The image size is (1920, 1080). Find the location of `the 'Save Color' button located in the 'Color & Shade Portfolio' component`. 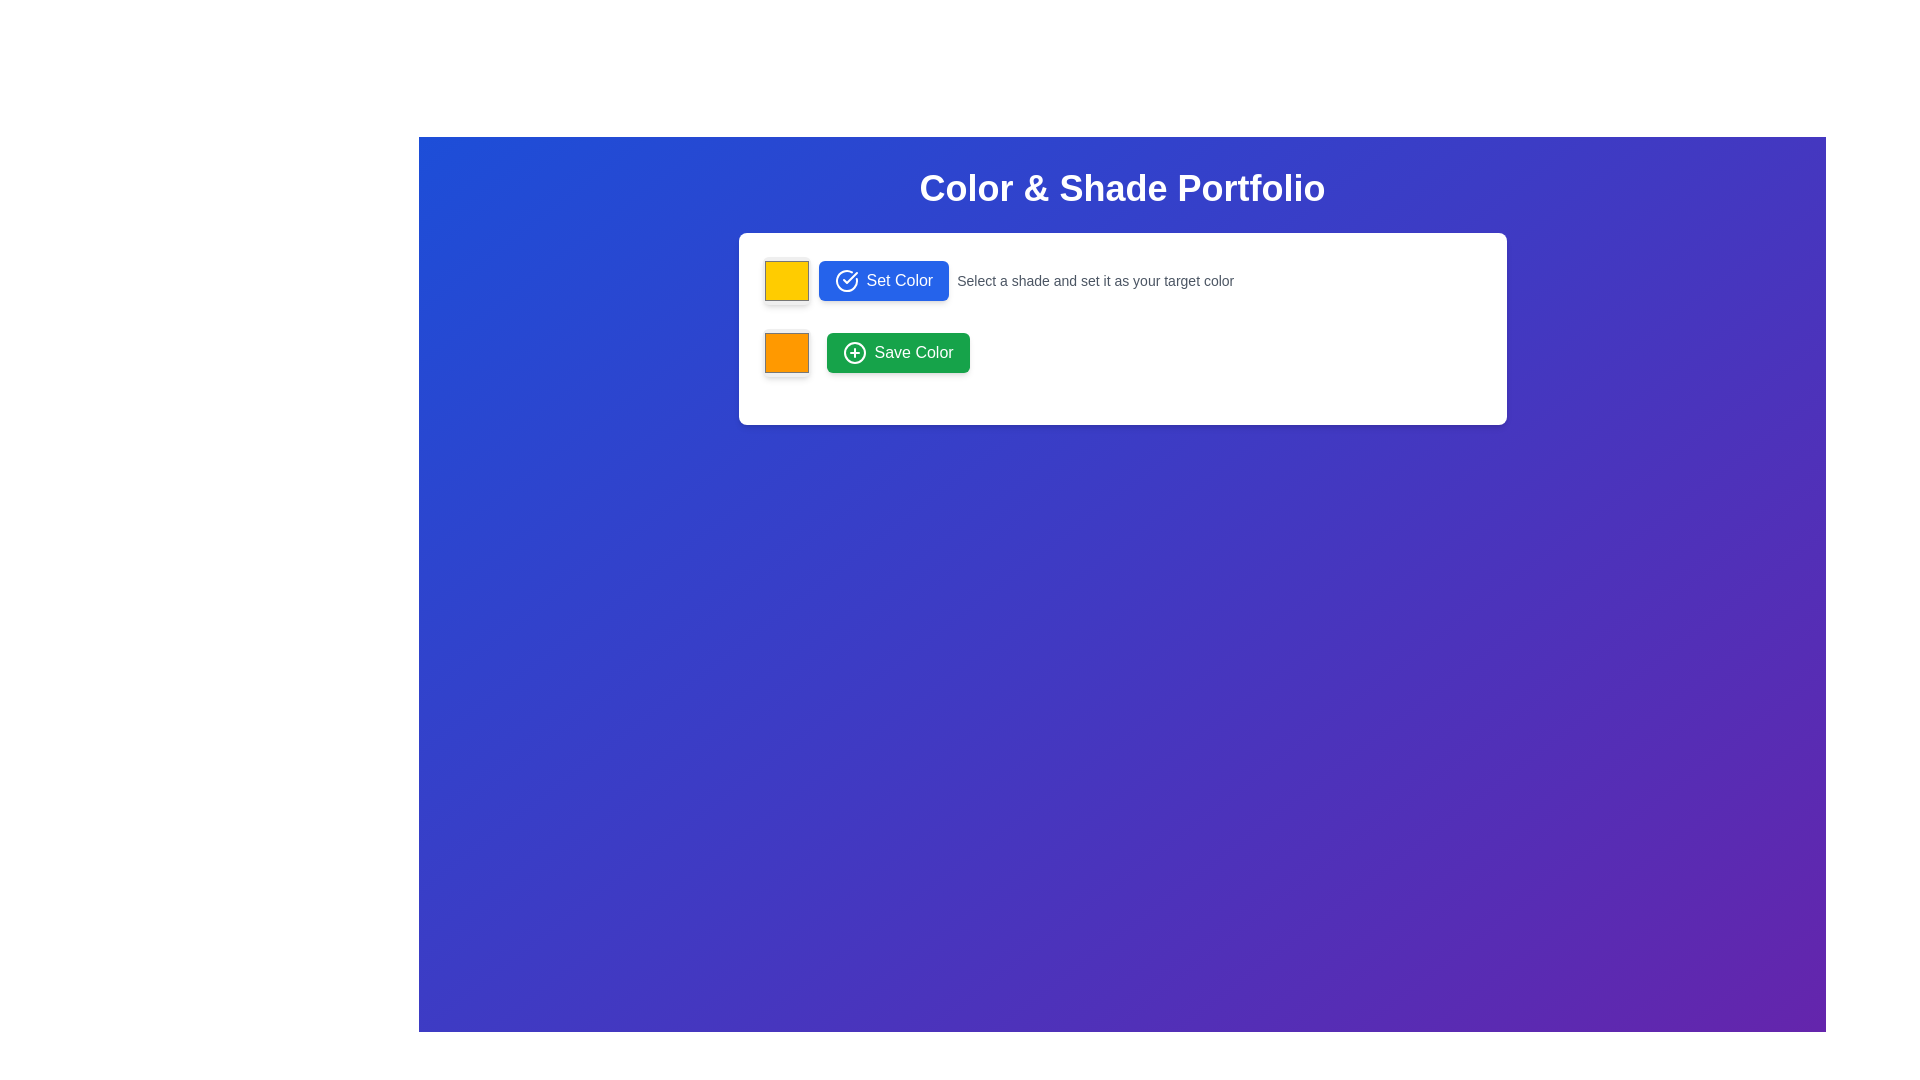

the 'Save Color' button located in the 'Color & Shade Portfolio' component is located at coordinates (896, 352).